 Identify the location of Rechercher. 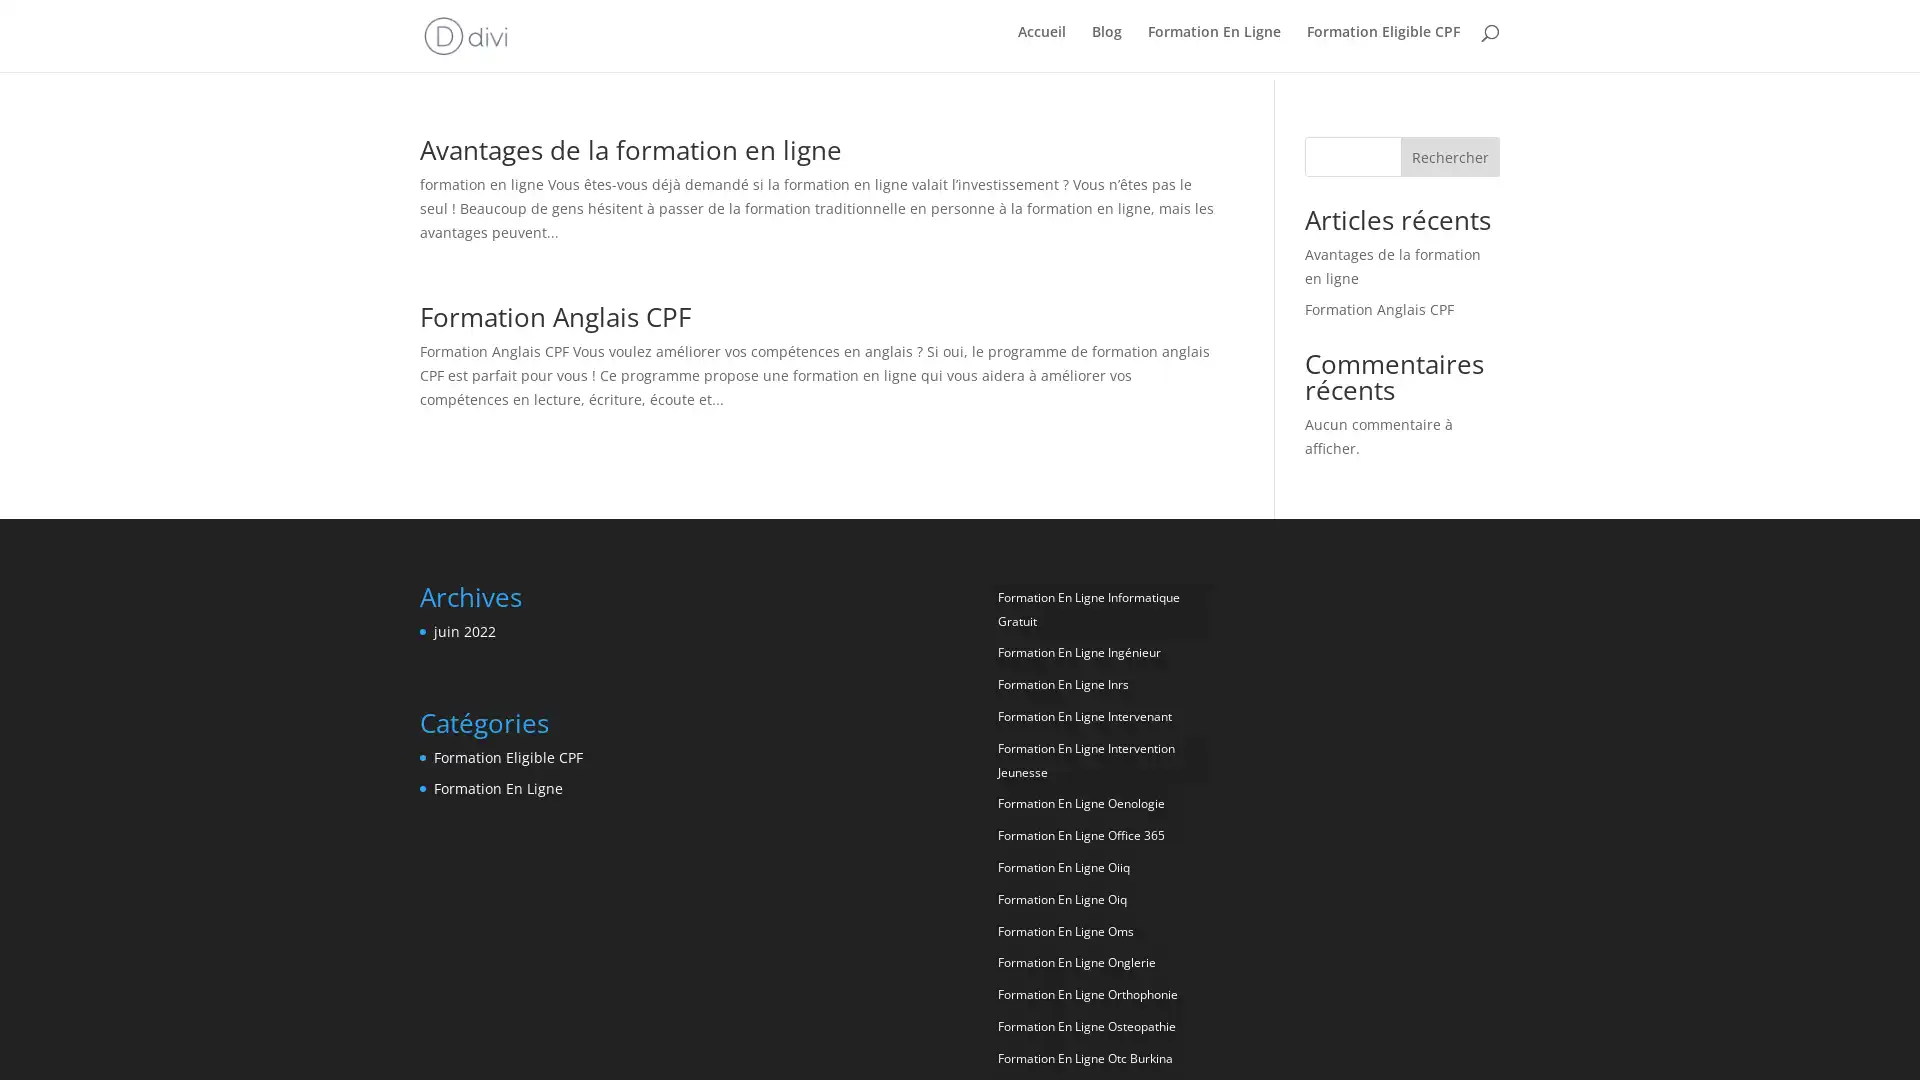
(1449, 149).